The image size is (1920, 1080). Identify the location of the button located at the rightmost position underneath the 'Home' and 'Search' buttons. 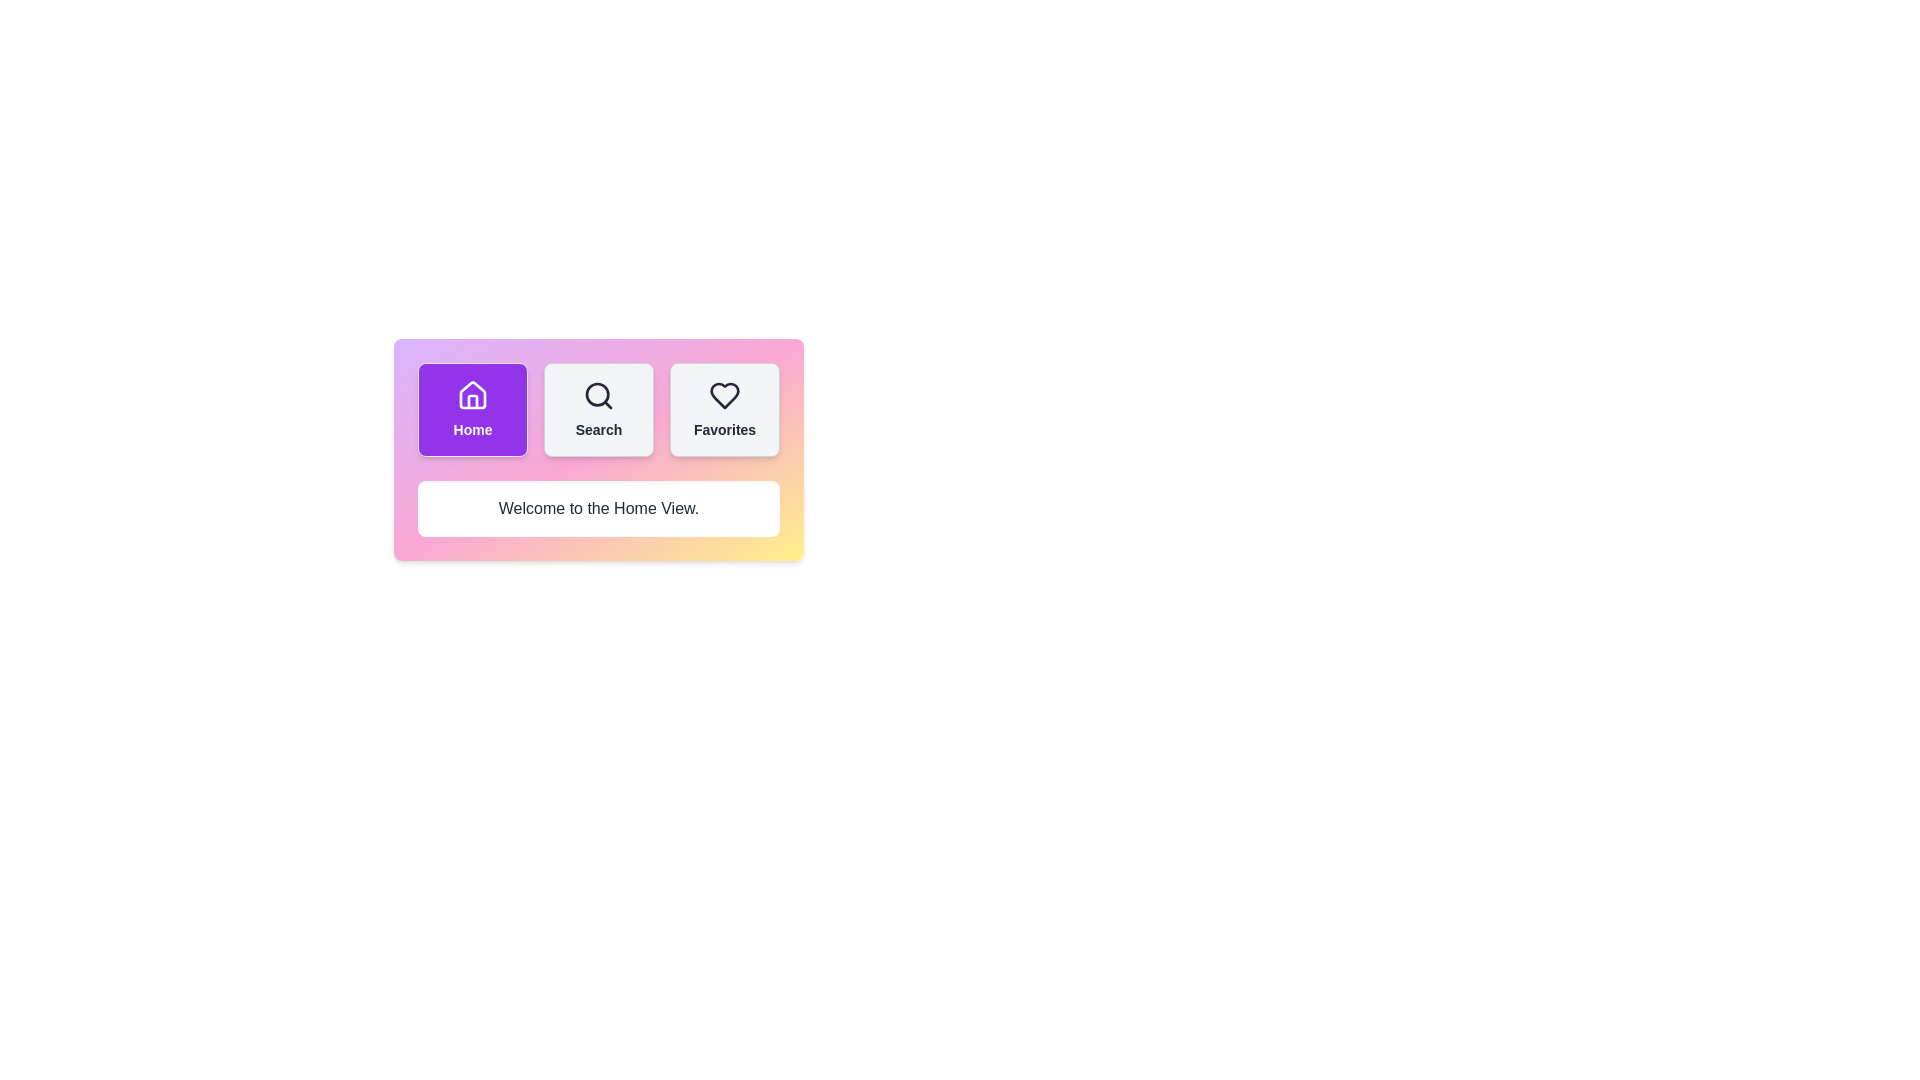
(723, 408).